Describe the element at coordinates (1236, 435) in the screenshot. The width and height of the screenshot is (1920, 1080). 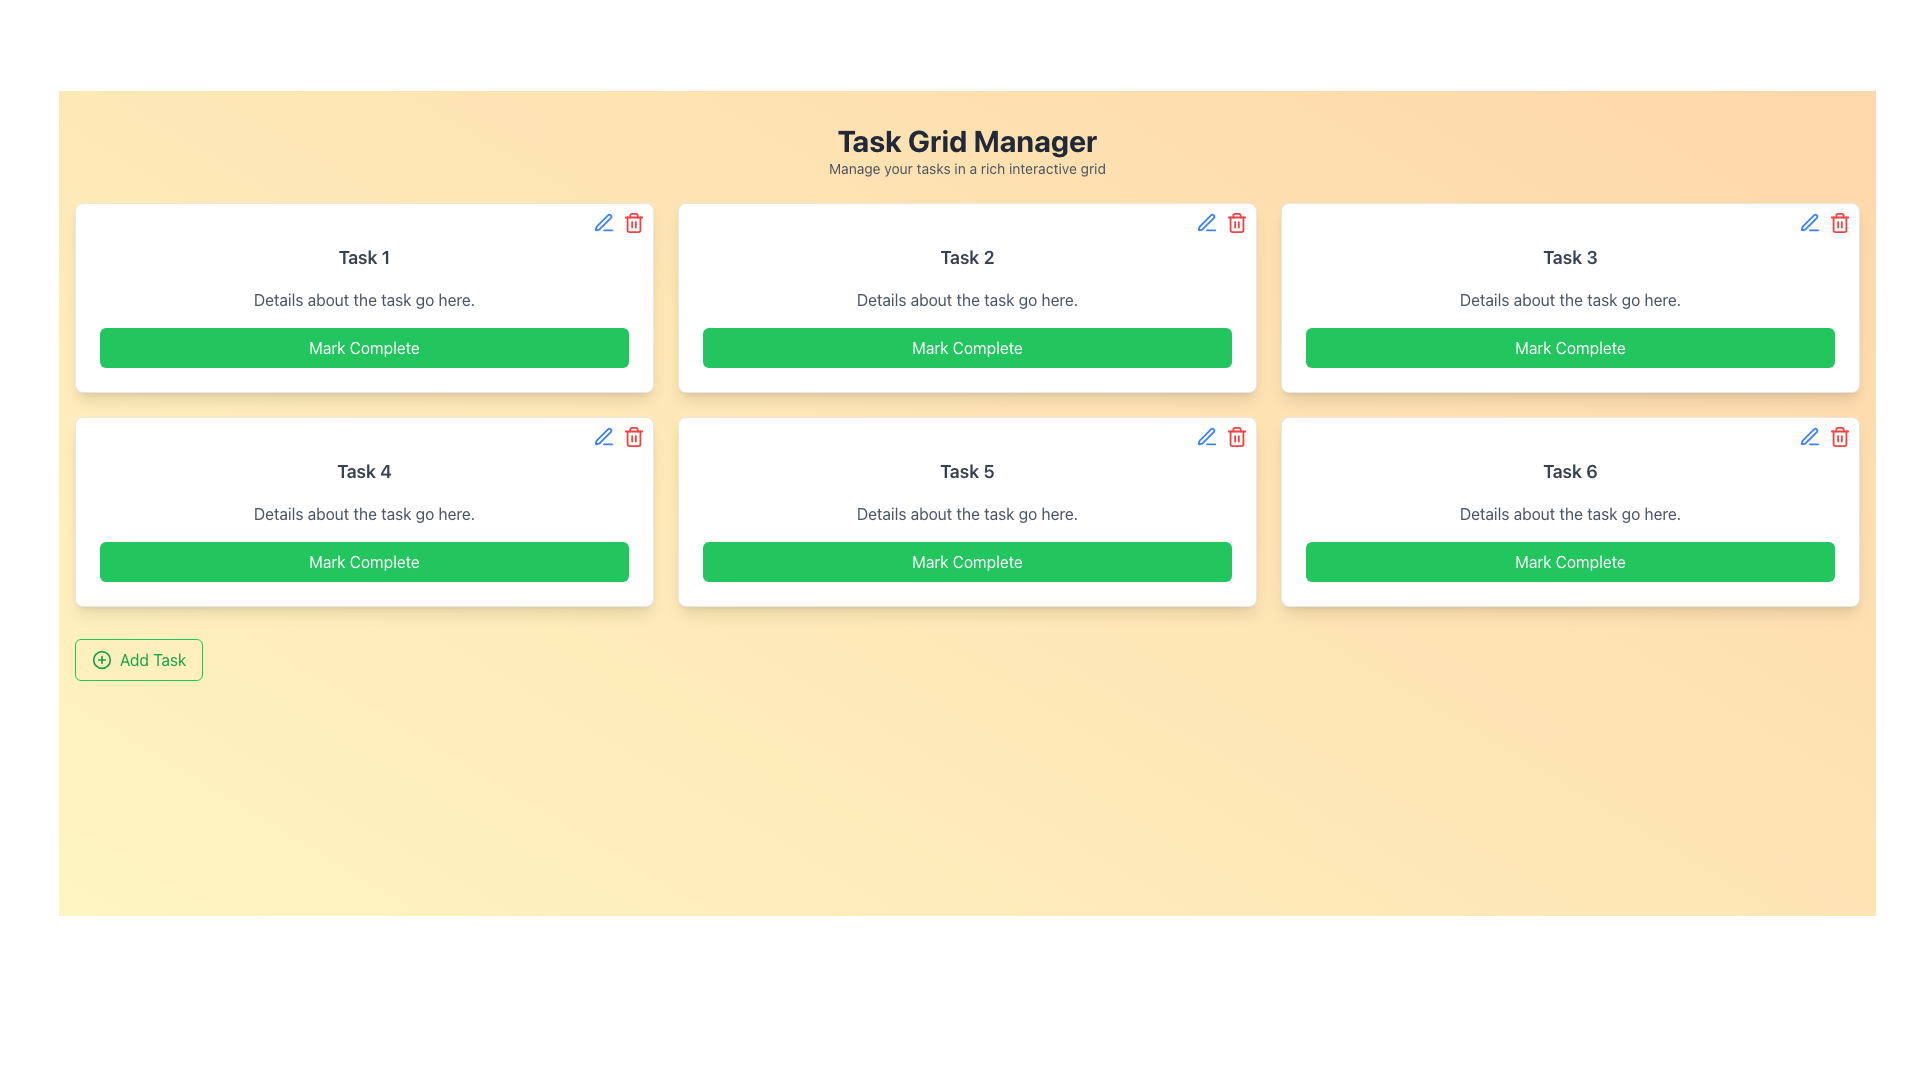
I see `the red trash icon button located in the top-right corner of the task card` at that location.